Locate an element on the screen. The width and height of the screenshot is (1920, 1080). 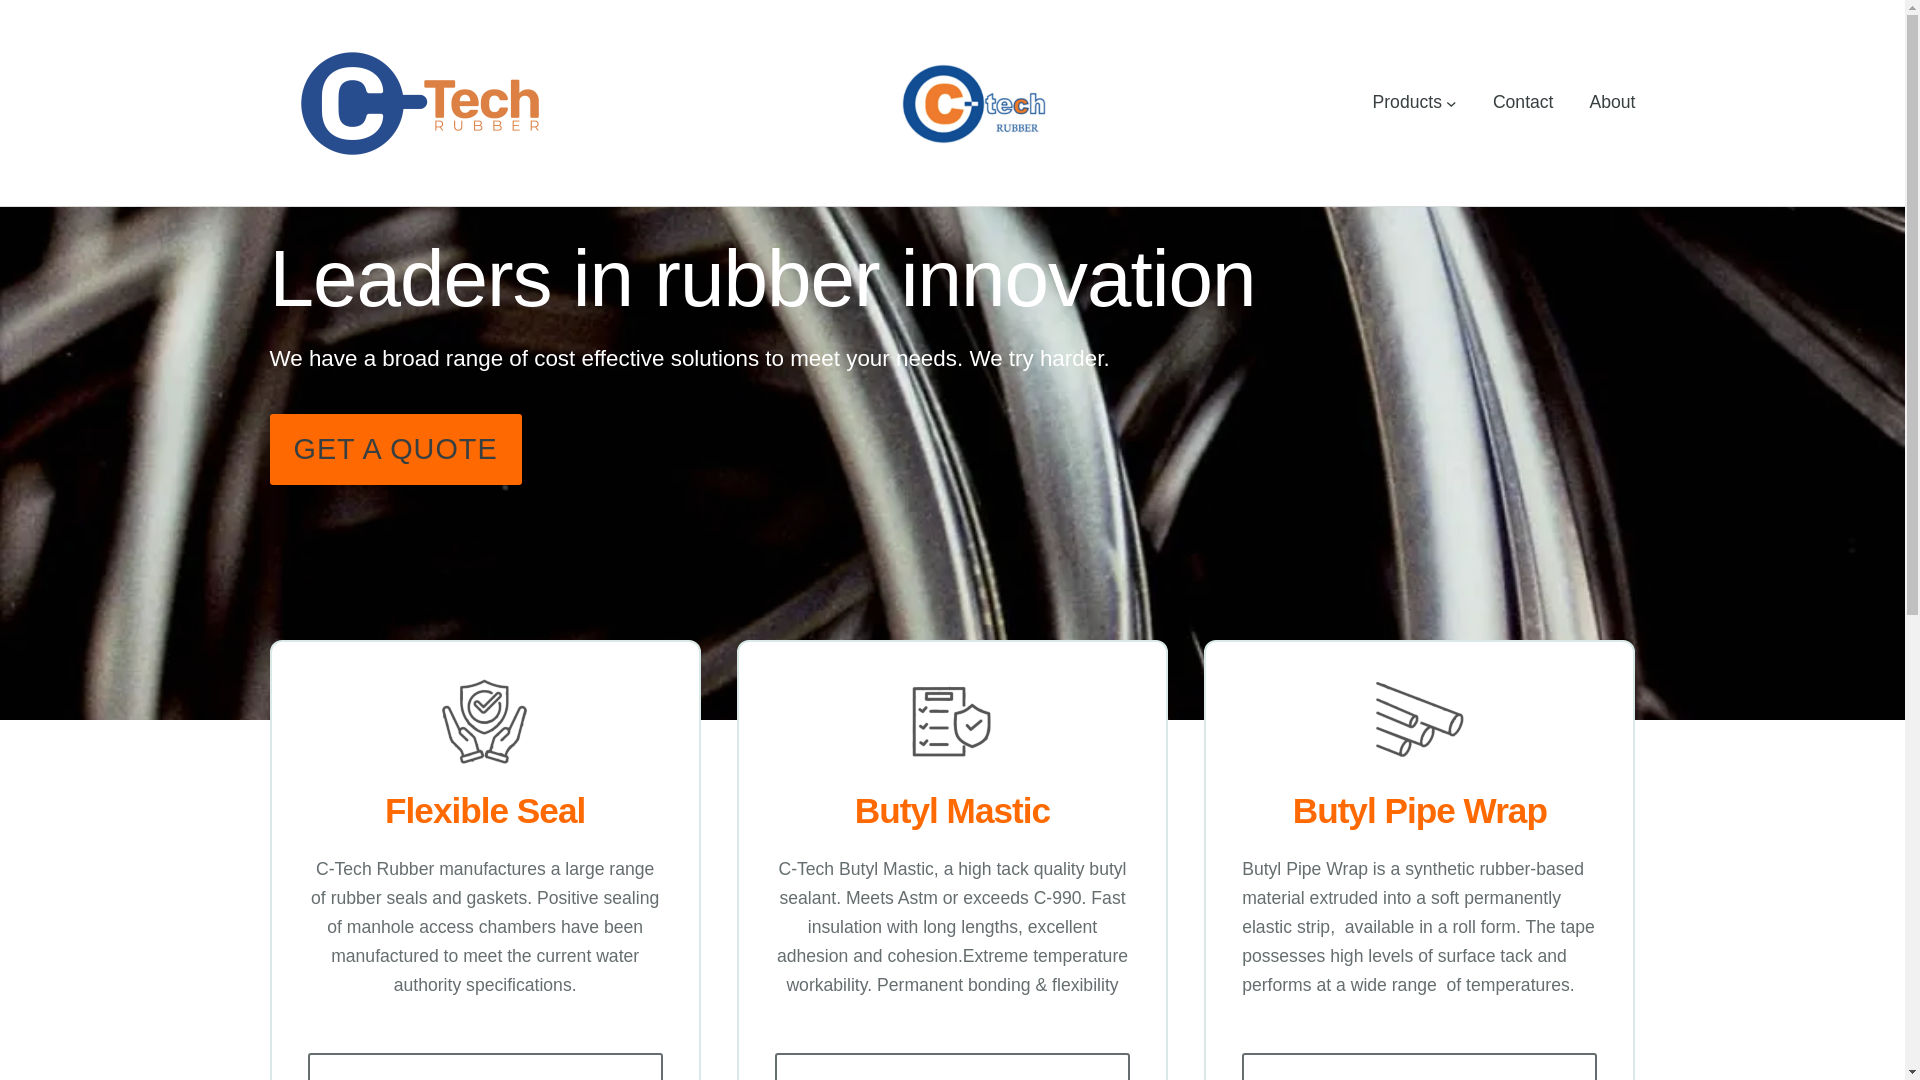
'Flexible Seal' is located at coordinates (484, 810).